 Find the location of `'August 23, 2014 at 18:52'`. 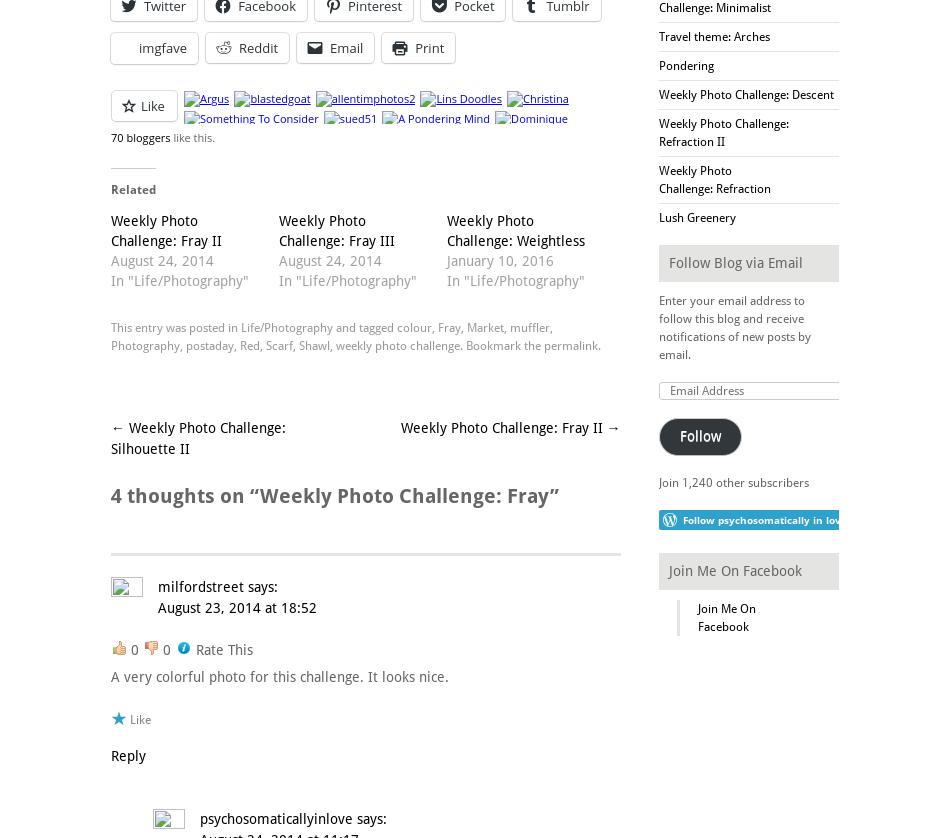

'August 23, 2014 at 18:52' is located at coordinates (237, 606).